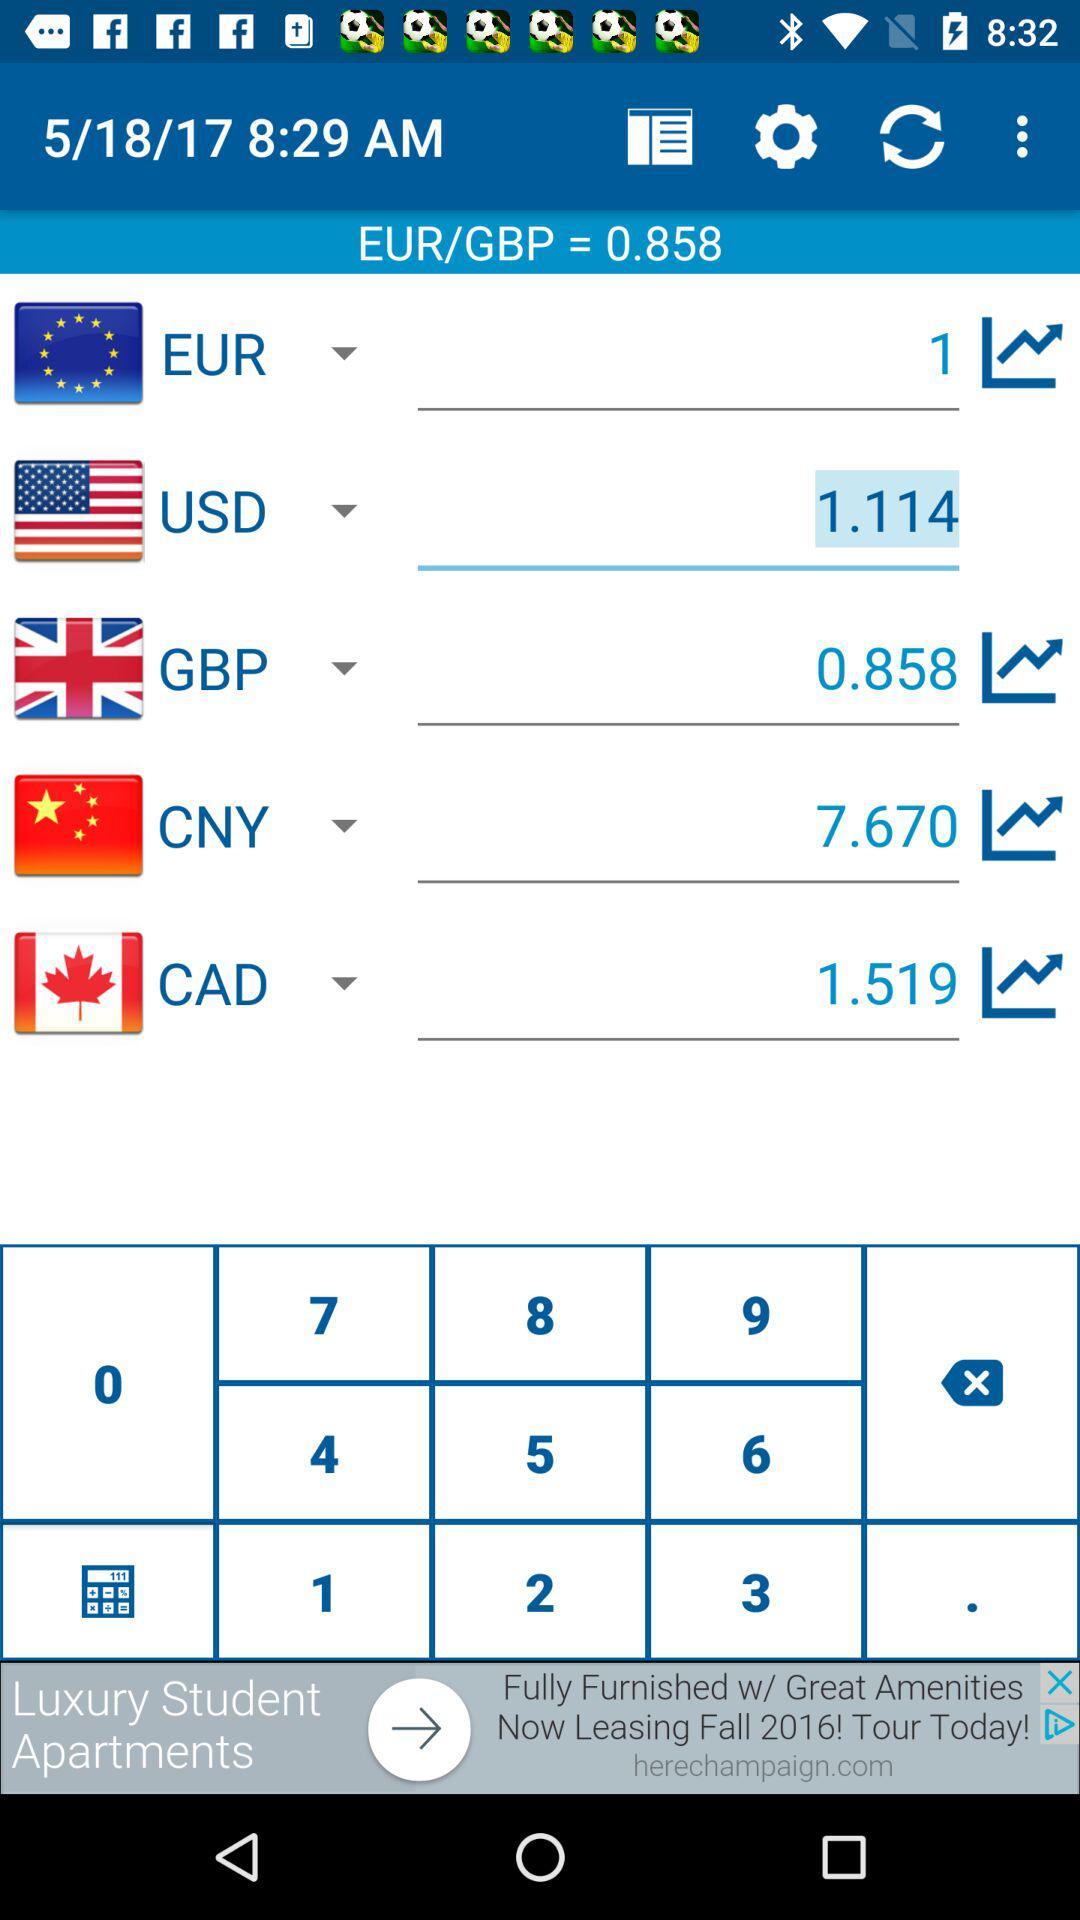 This screenshot has width=1080, height=1920. I want to click on the edit icon, so click(1022, 982).